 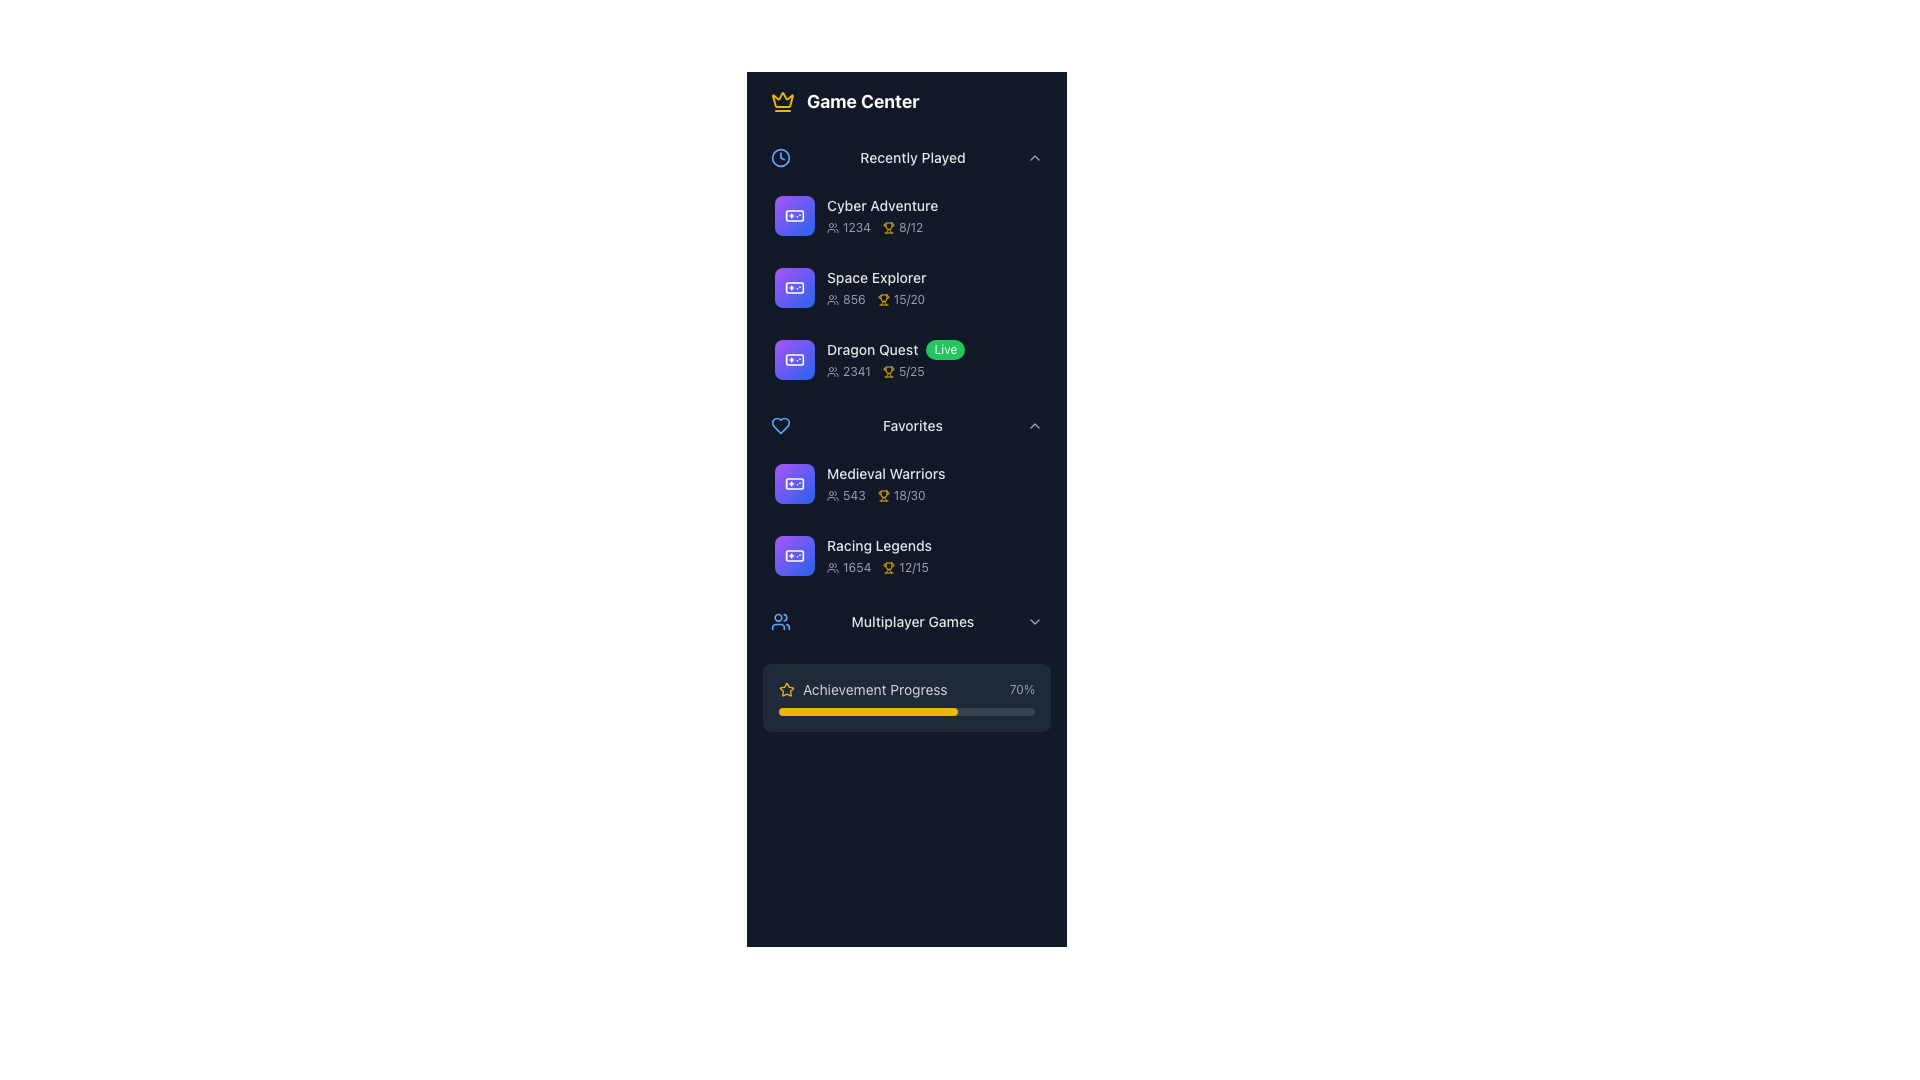 I want to click on the 'Favorites' collapsible button, which features a blue heart icon on the left and a collapsible arrow icon on the right, so click(x=906, y=424).